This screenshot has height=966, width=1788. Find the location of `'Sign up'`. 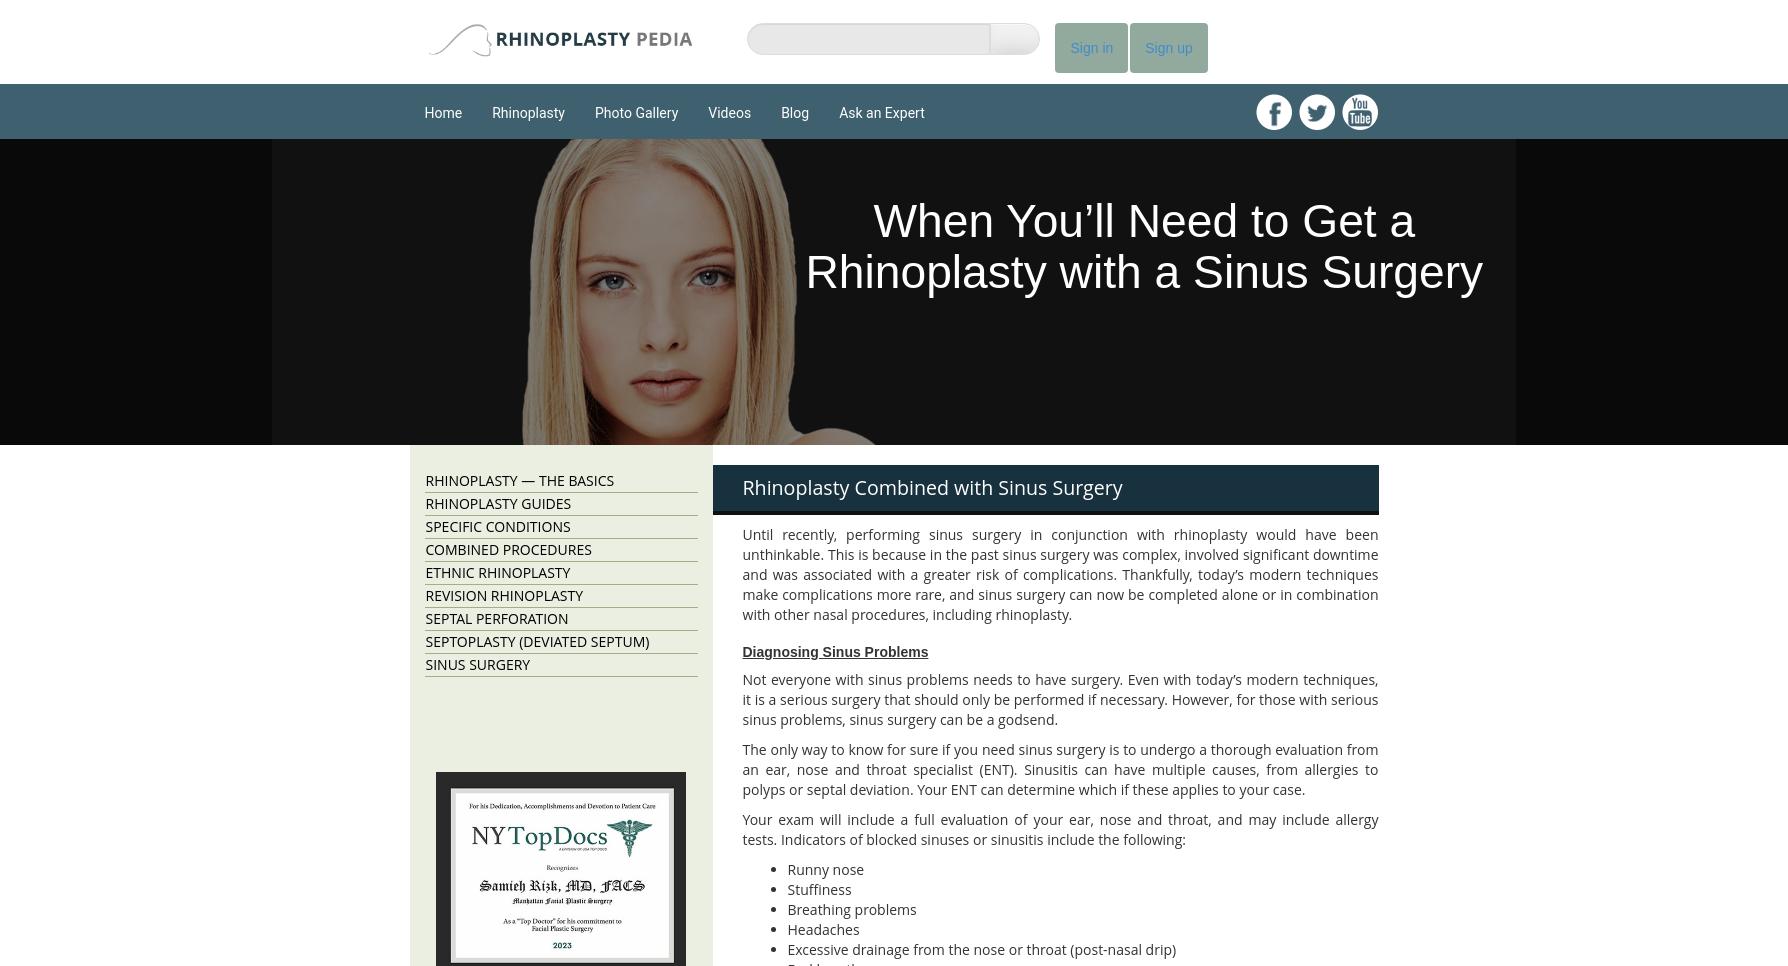

'Sign up' is located at coordinates (1144, 48).